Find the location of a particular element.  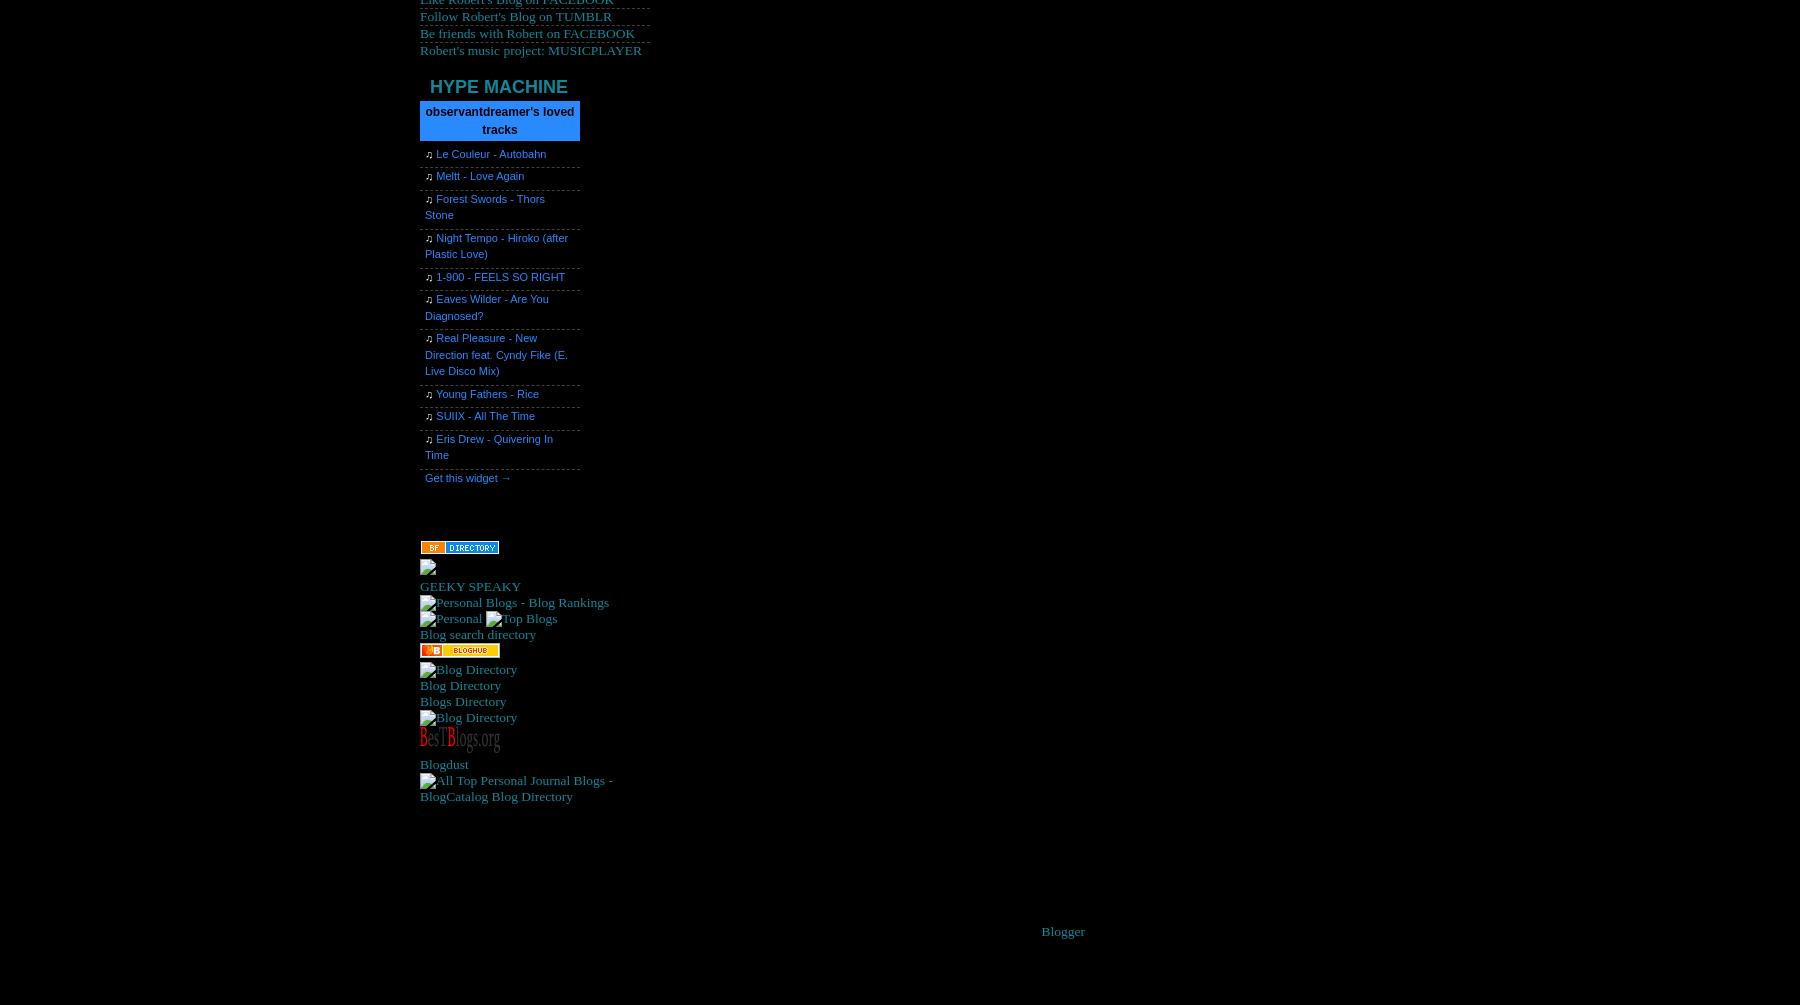

'Blog Directory' is located at coordinates (459, 684).